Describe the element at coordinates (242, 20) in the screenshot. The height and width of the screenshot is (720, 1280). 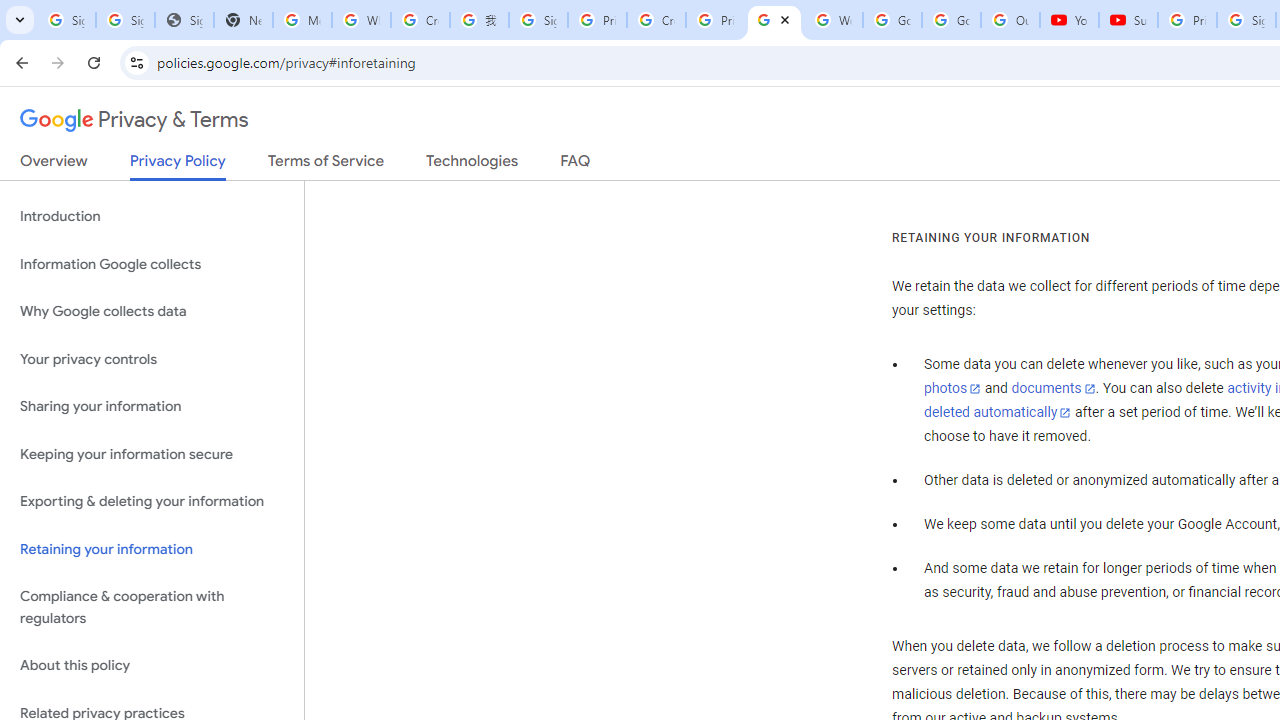
I see `'New Tab'` at that location.